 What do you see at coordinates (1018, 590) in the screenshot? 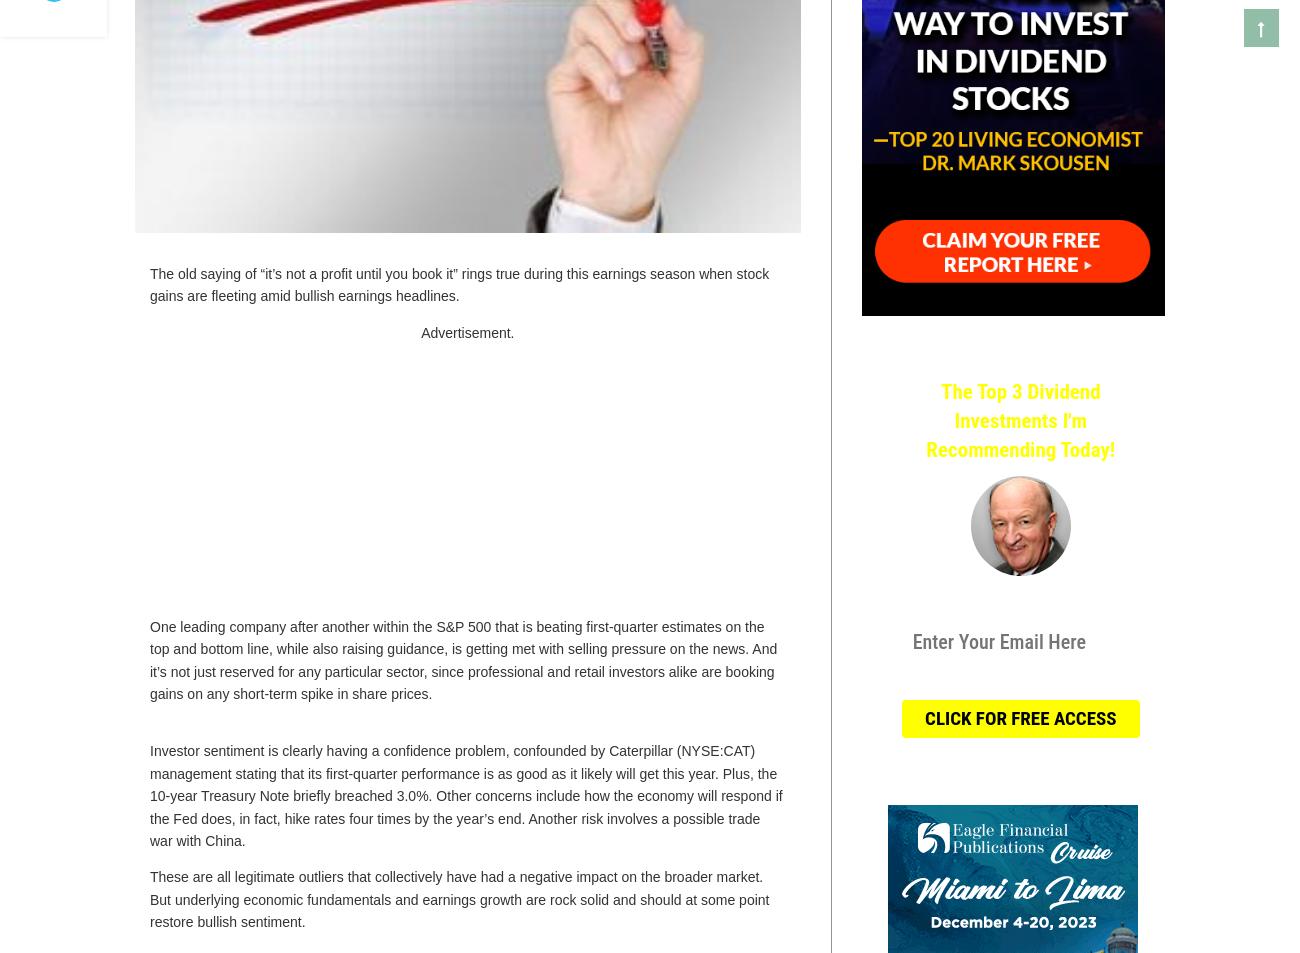
I see `'"Top 20 Living Economist"'` at bounding box center [1018, 590].